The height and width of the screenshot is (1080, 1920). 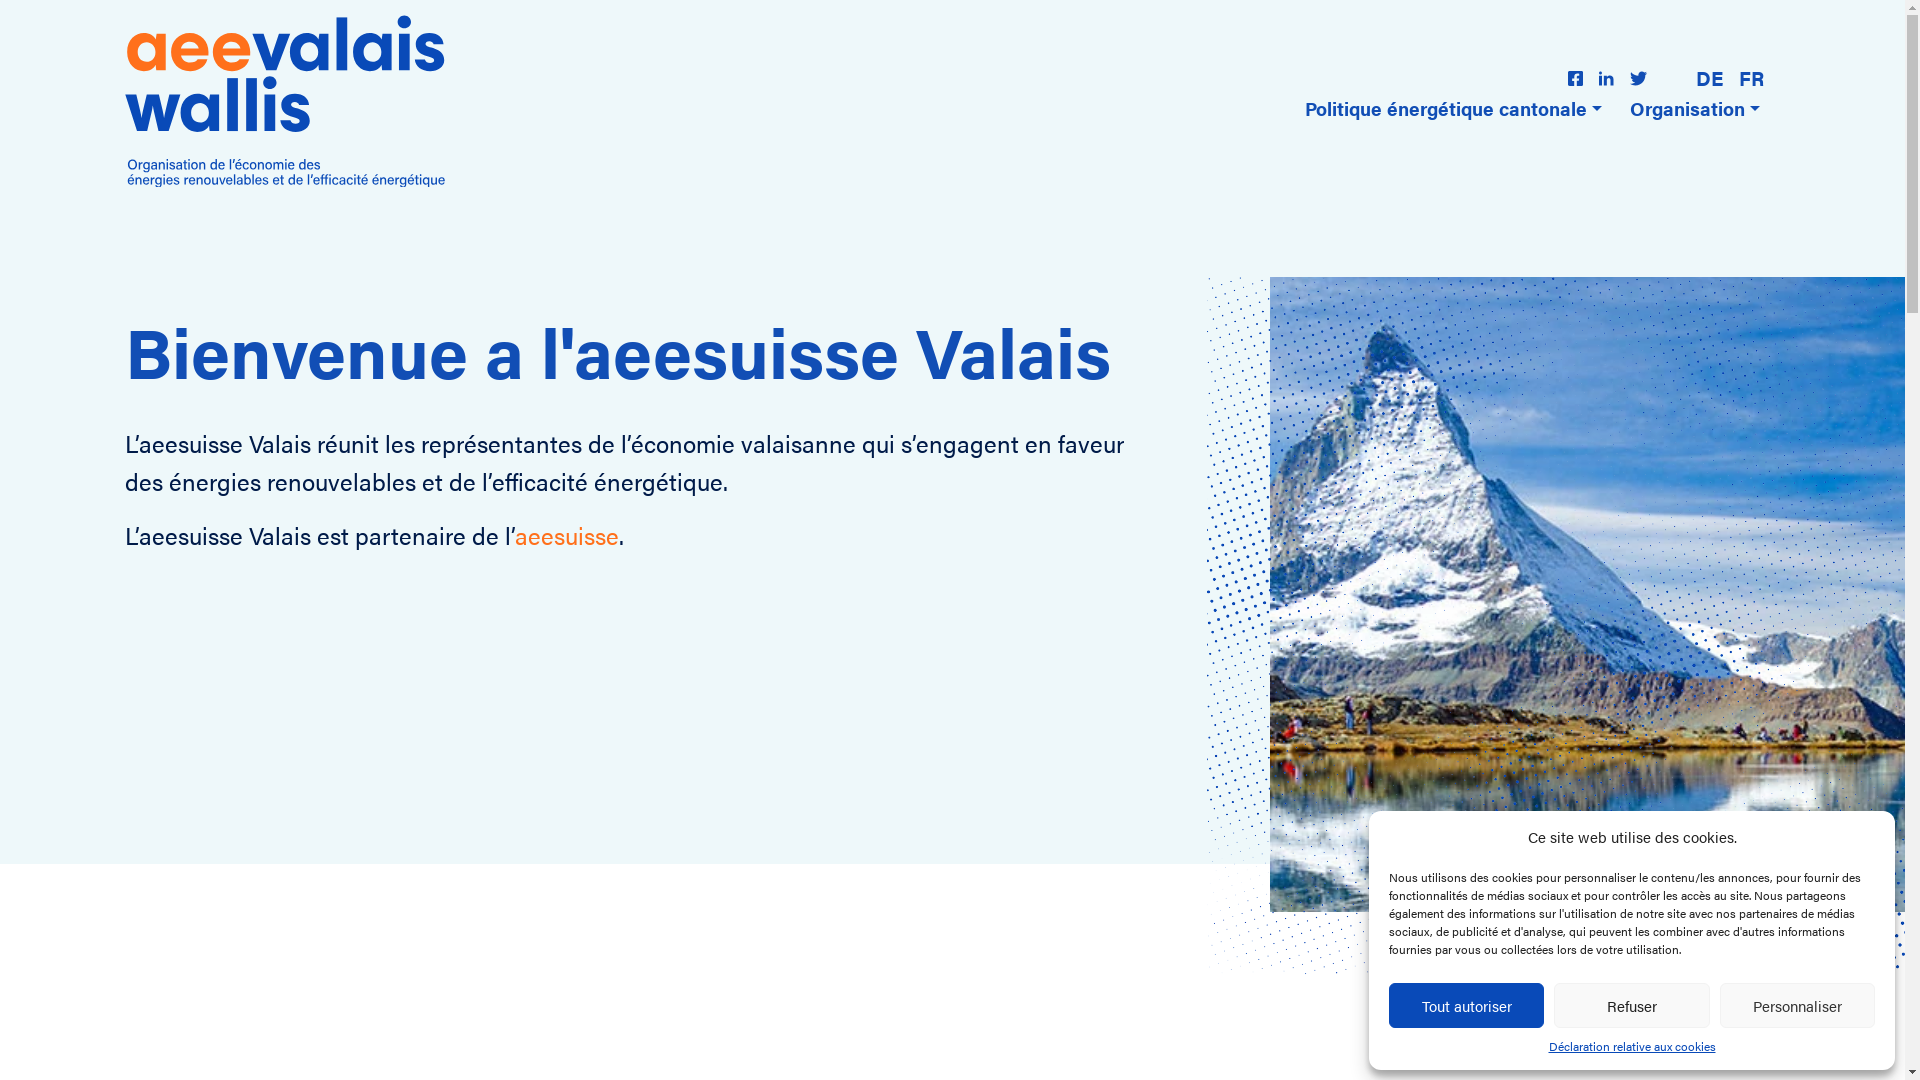 I want to click on 'Personnaliser', so click(x=1718, y=1005).